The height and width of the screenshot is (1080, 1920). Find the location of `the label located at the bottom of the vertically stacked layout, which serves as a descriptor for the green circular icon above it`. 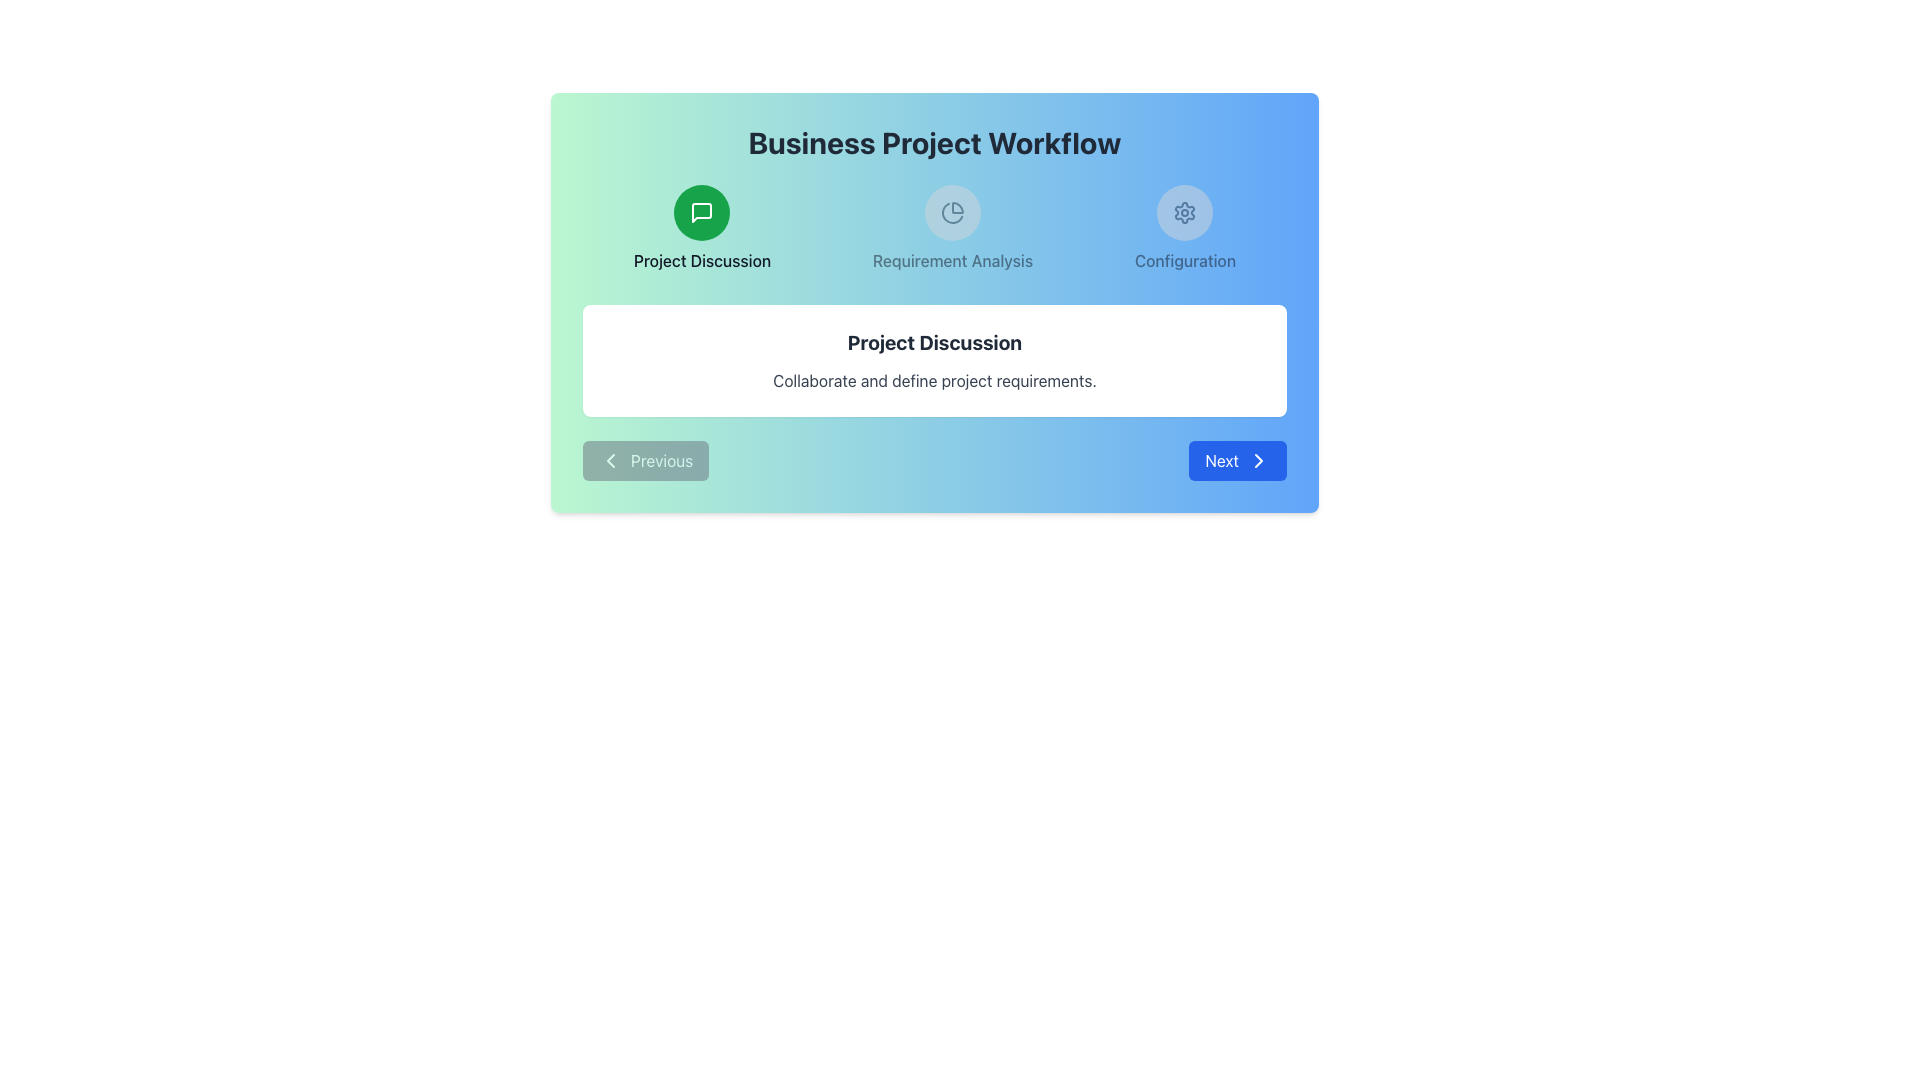

the label located at the bottom of the vertically stacked layout, which serves as a descriptor for the green circular icon above it is located at coordinates (702, 260).